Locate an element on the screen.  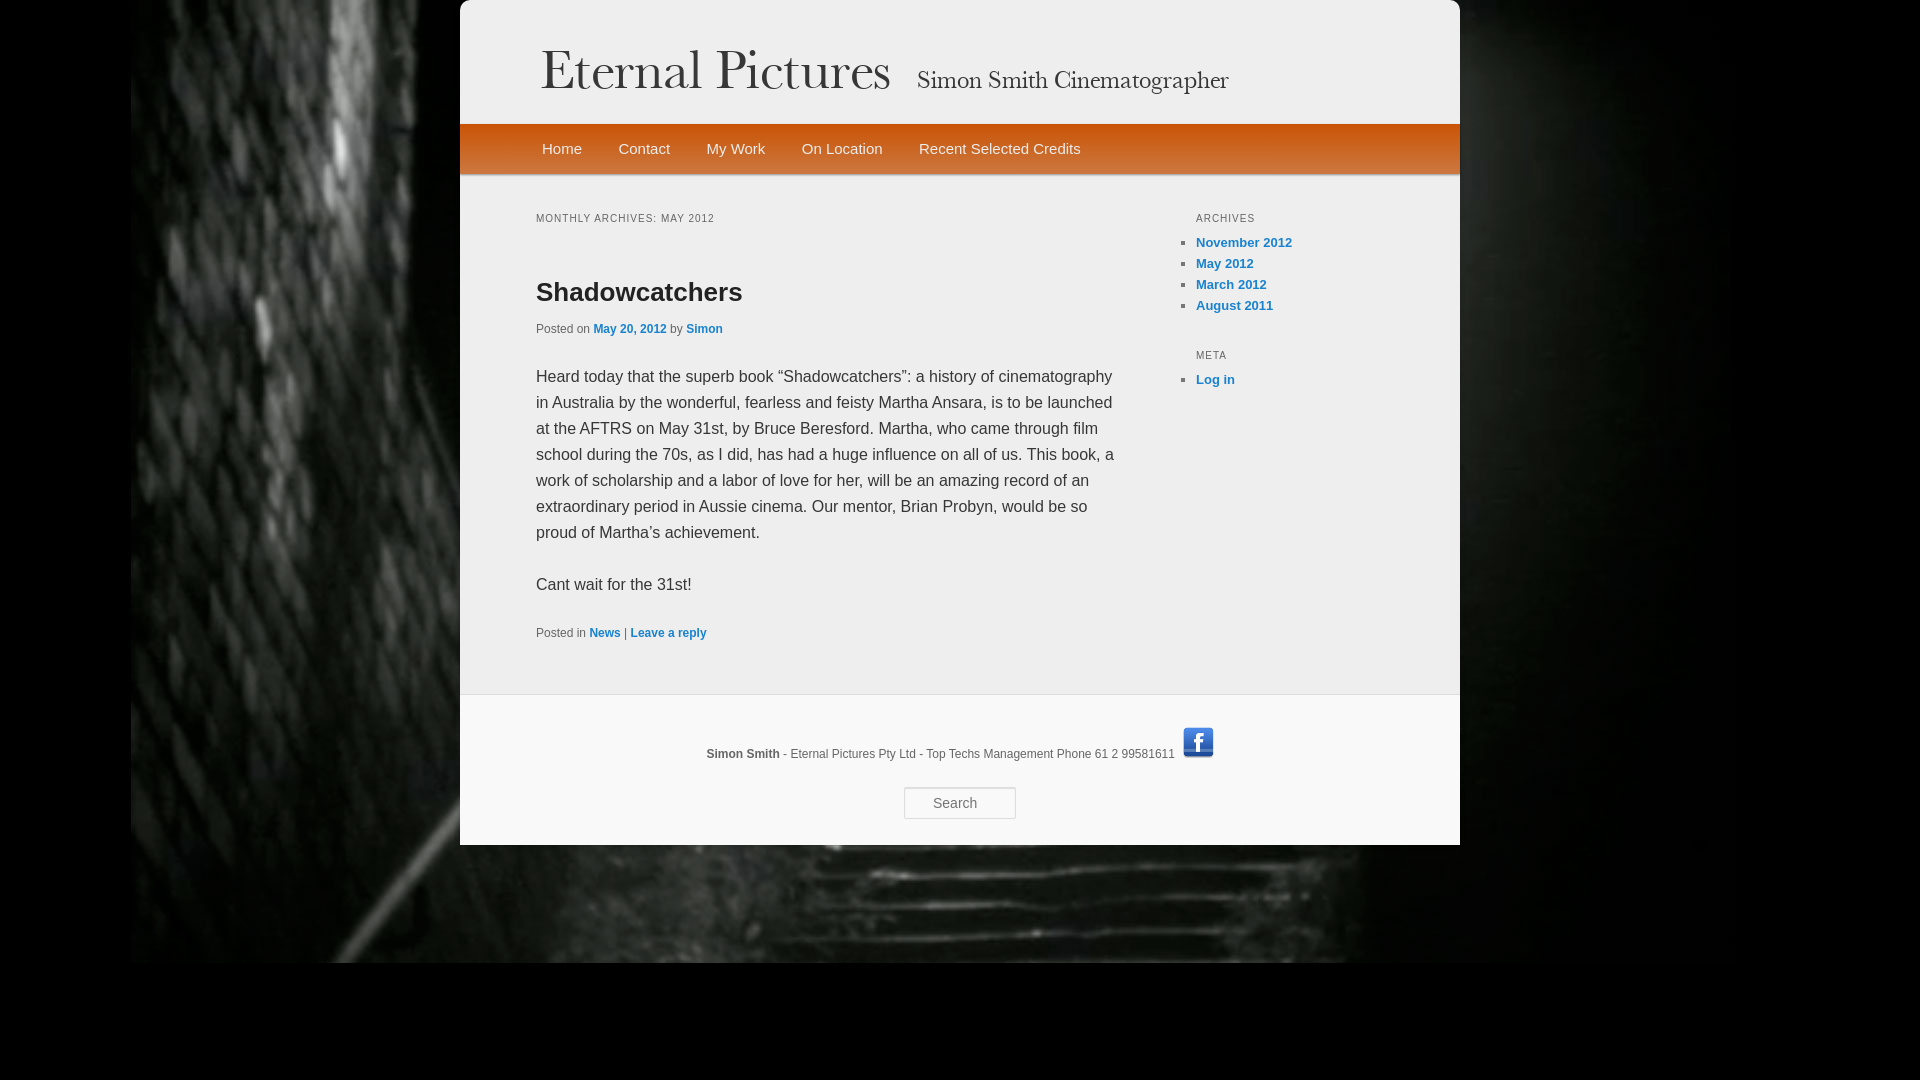
'Shadowcatchers' is located at coordinates (638, 292).